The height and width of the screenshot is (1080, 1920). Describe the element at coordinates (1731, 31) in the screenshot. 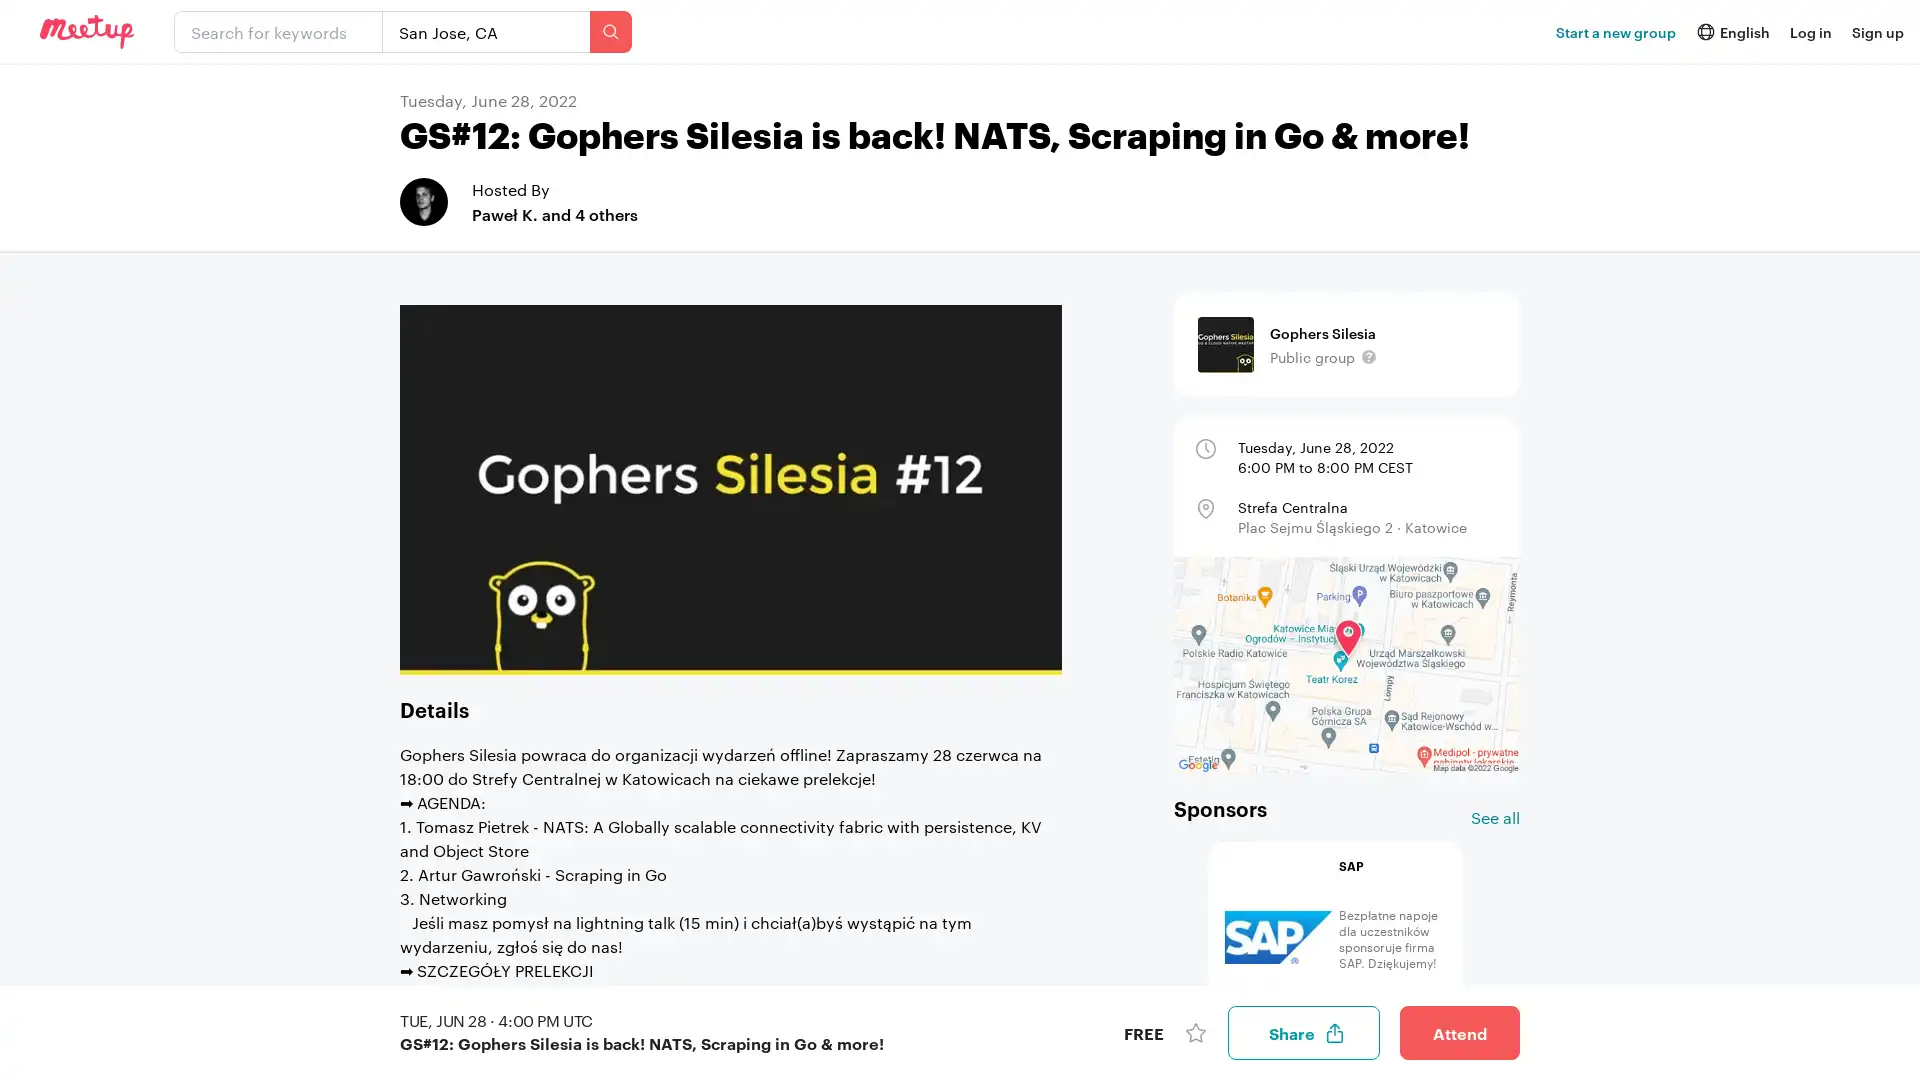

I see `icon English` at that location.